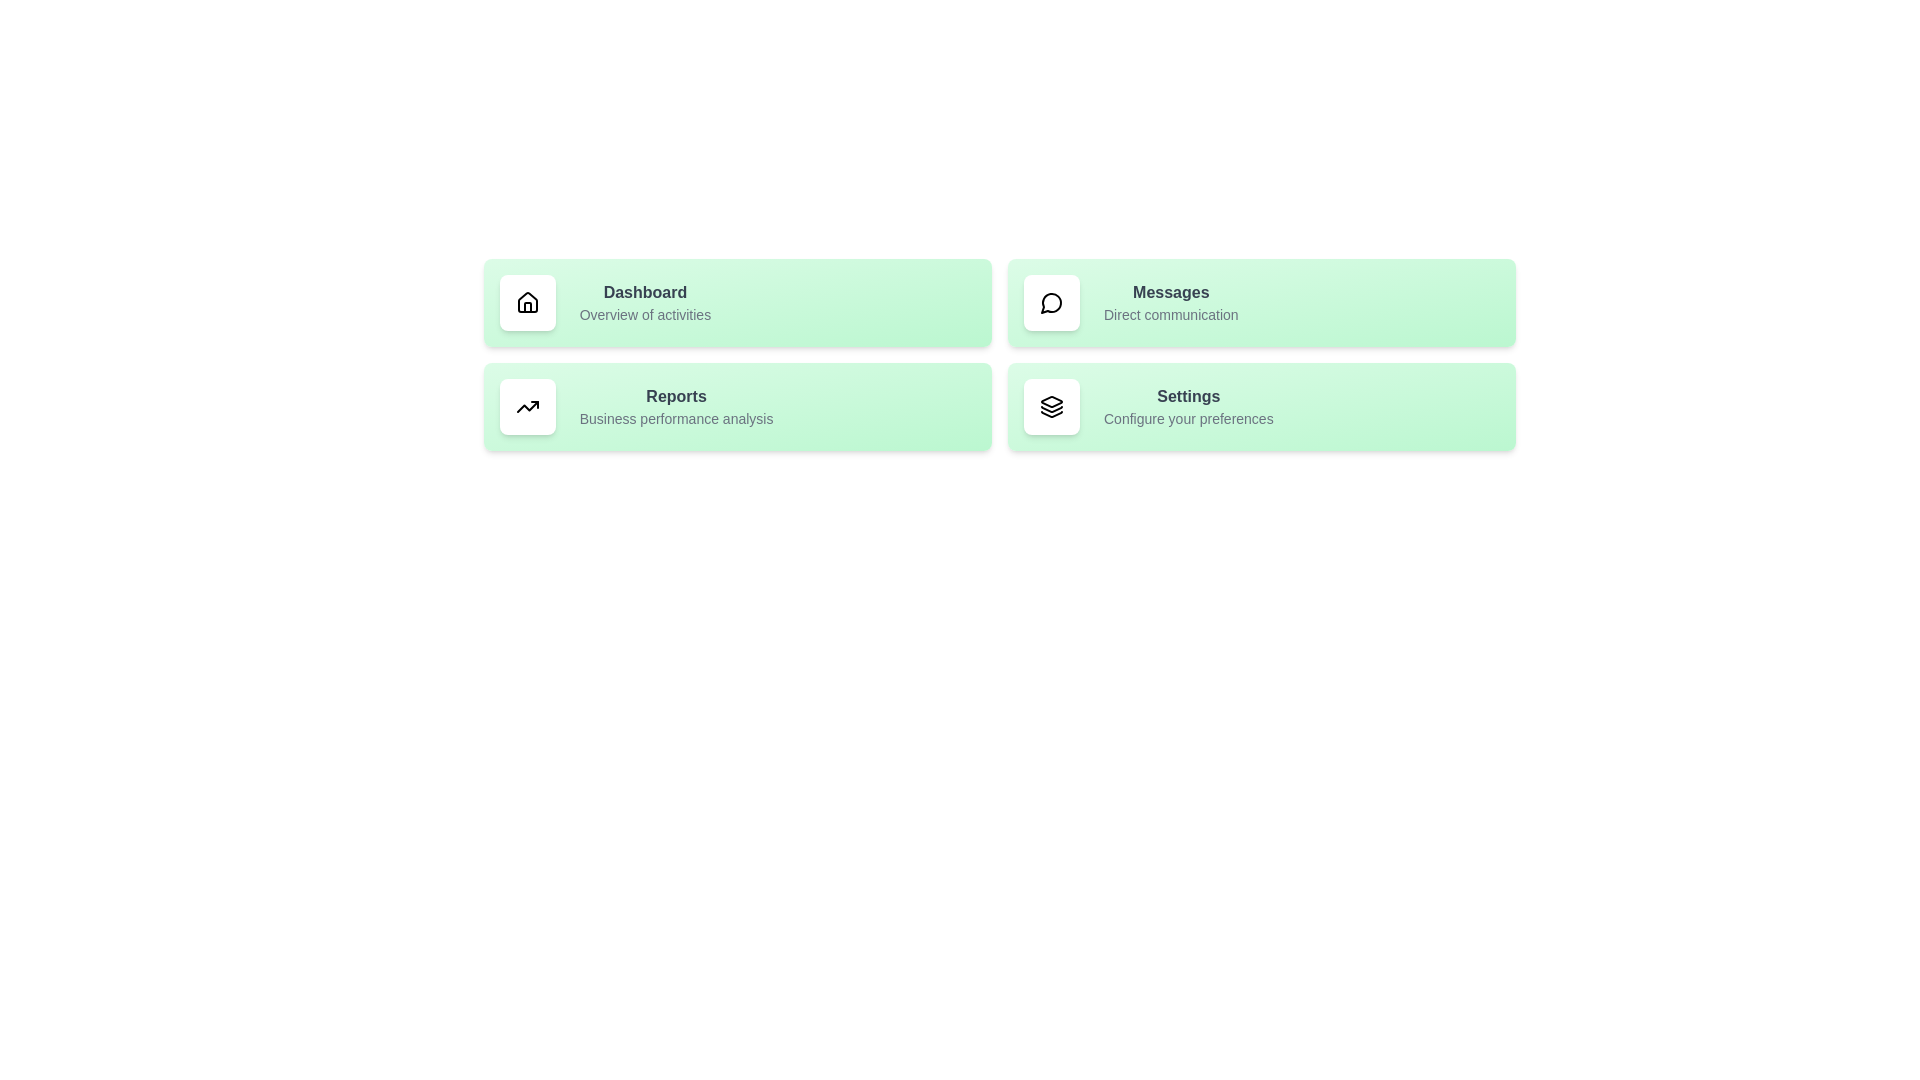  Describe the element at coordinates (644, 418) in the screenshot. I see `the text description of the item Reports` at that location.